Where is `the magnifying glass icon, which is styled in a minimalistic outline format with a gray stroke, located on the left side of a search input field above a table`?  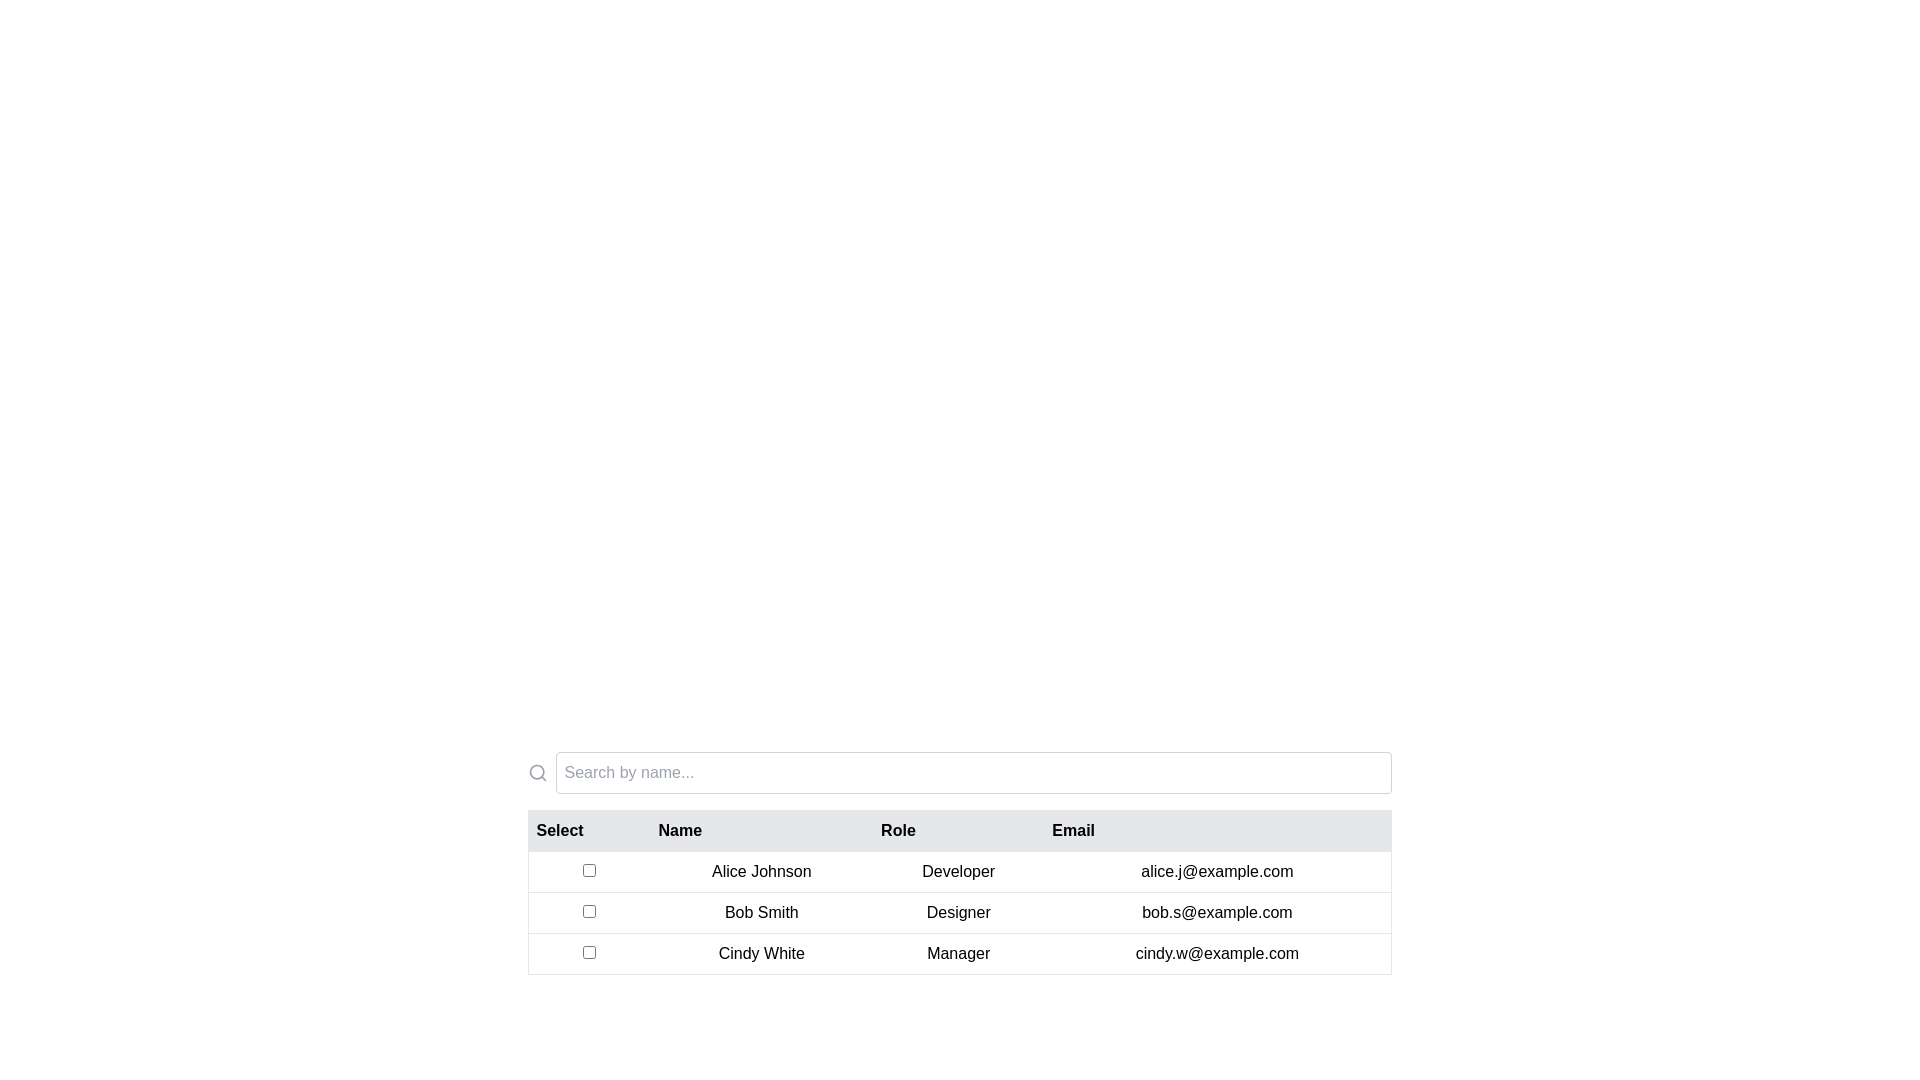
the magnifying glass icon, which is styled in a minimalistic outline format with a gray stroke, located on the left side of a search input field above a table is located at coordinates (537, 771).